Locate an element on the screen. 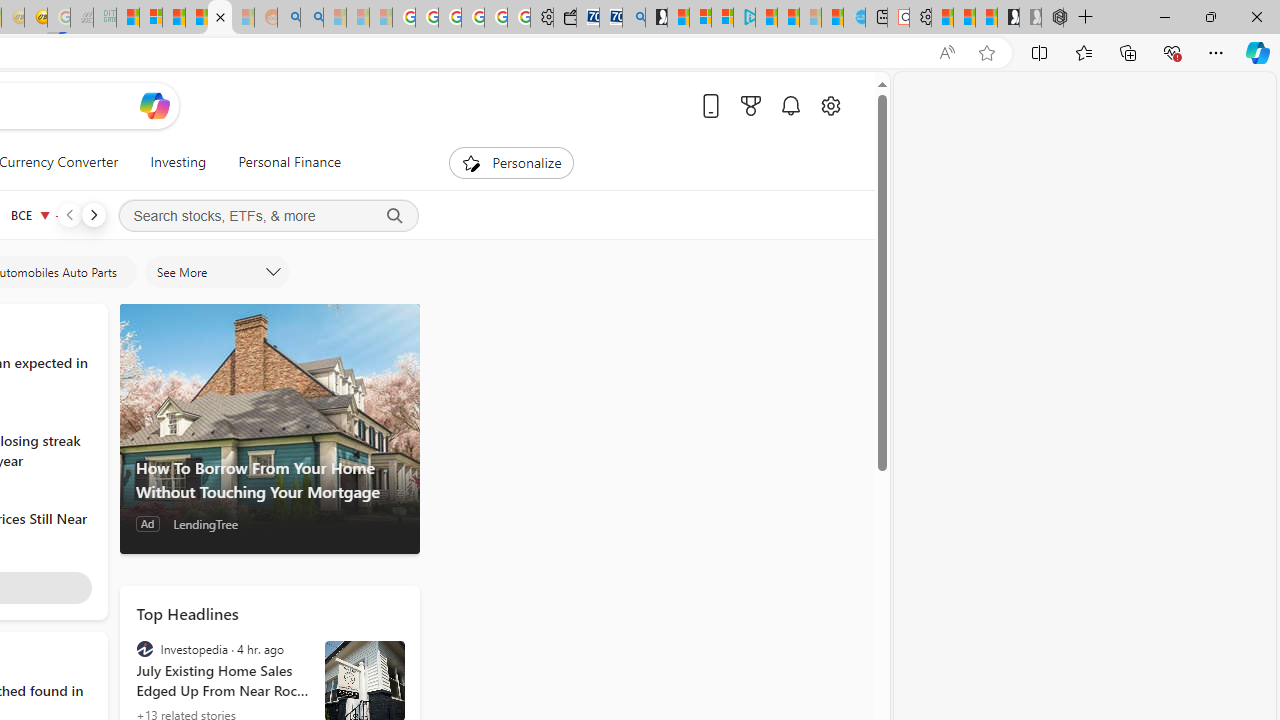 This screenshot has width=1280, height=720. 'Open Copilot' is located at coordinates (154, 105).